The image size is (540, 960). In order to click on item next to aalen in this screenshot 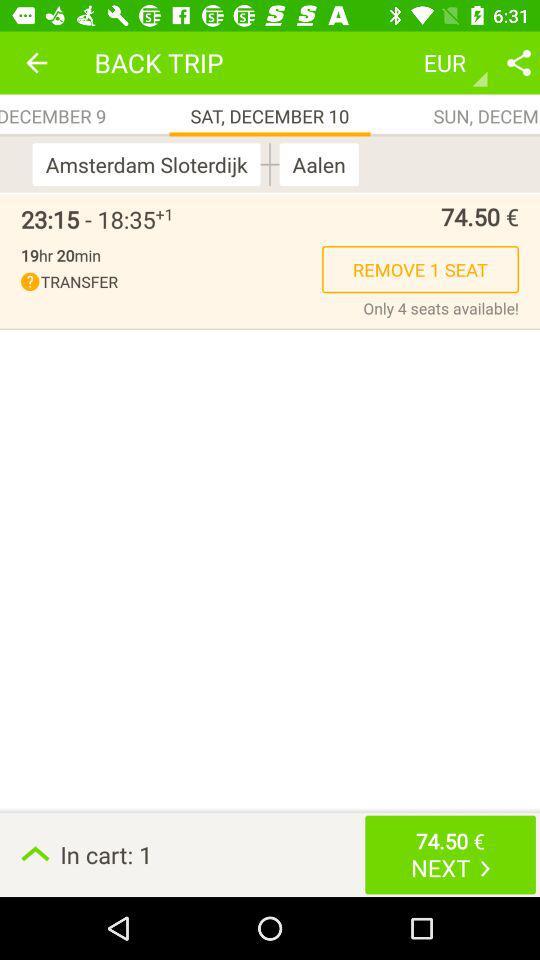, I will do `click(270, 163)`.